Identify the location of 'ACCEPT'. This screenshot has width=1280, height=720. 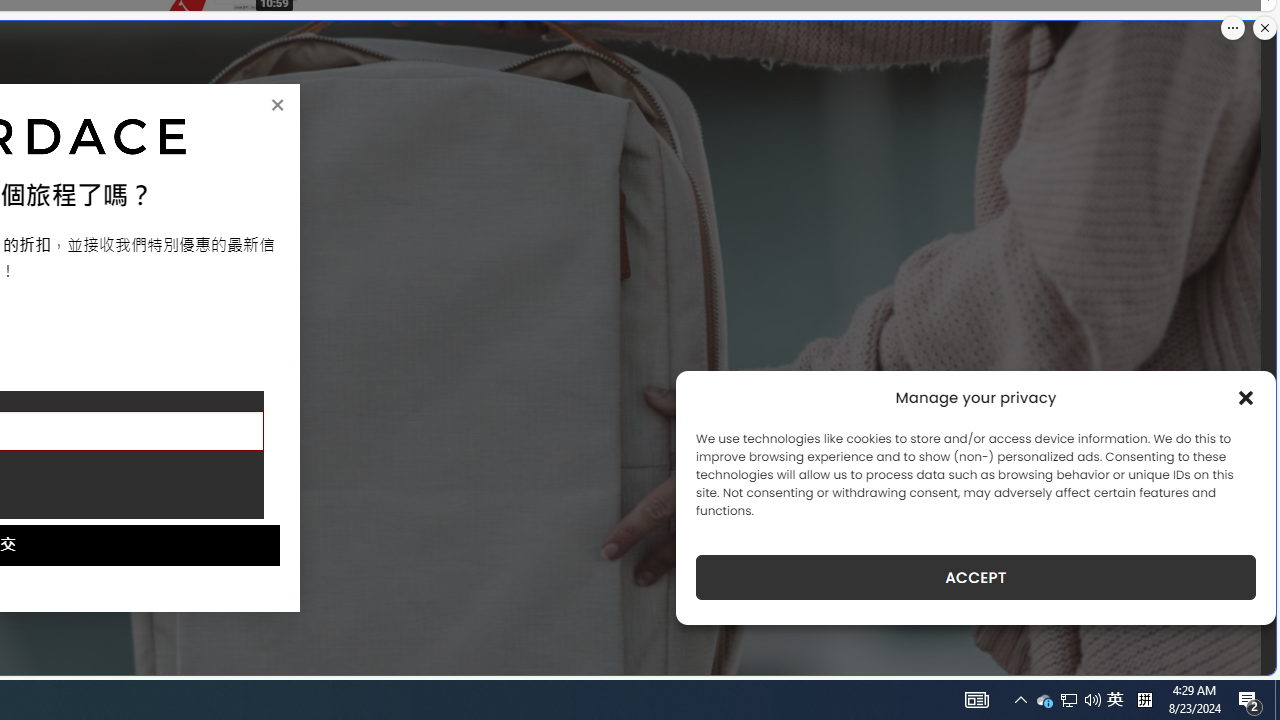
(976, 577).